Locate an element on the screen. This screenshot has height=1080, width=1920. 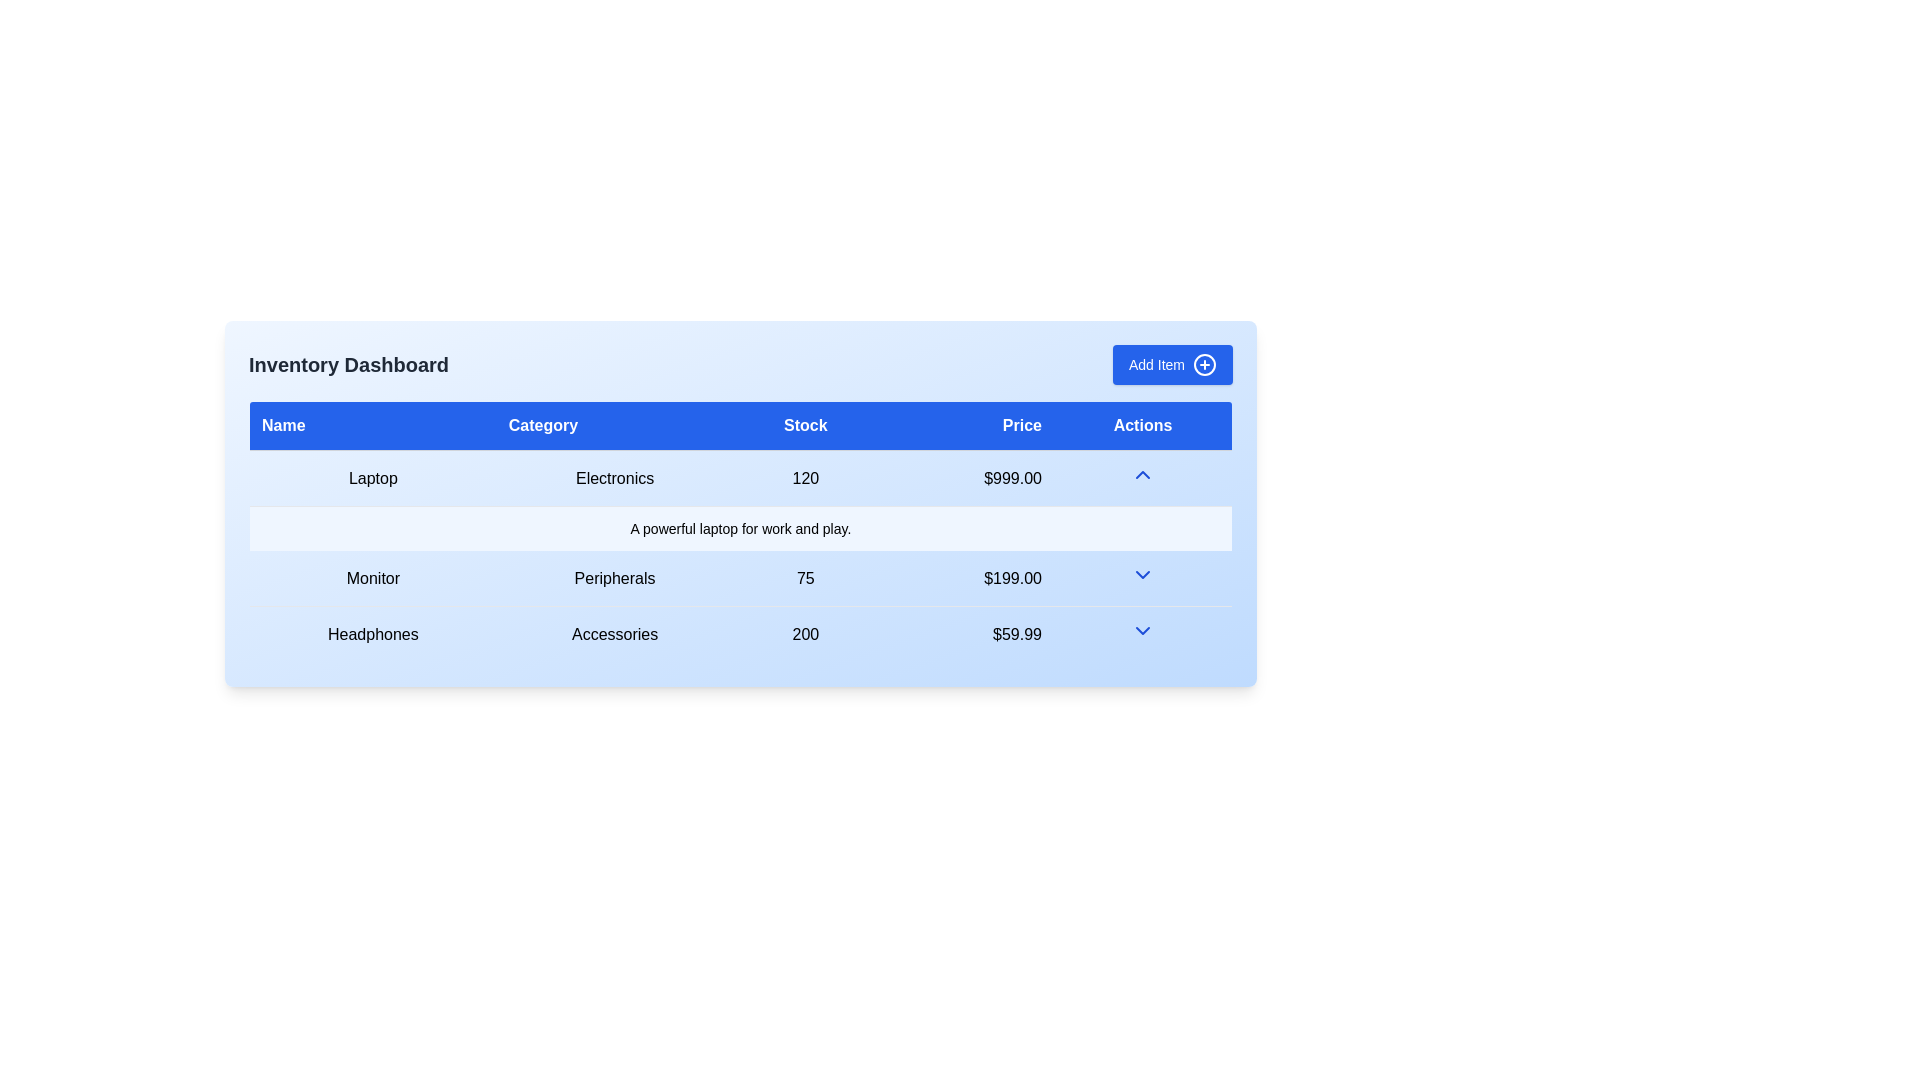
the arrow icon in the 'Actions' column of the 'Headphones' row is located at coordinates (1143, 634).